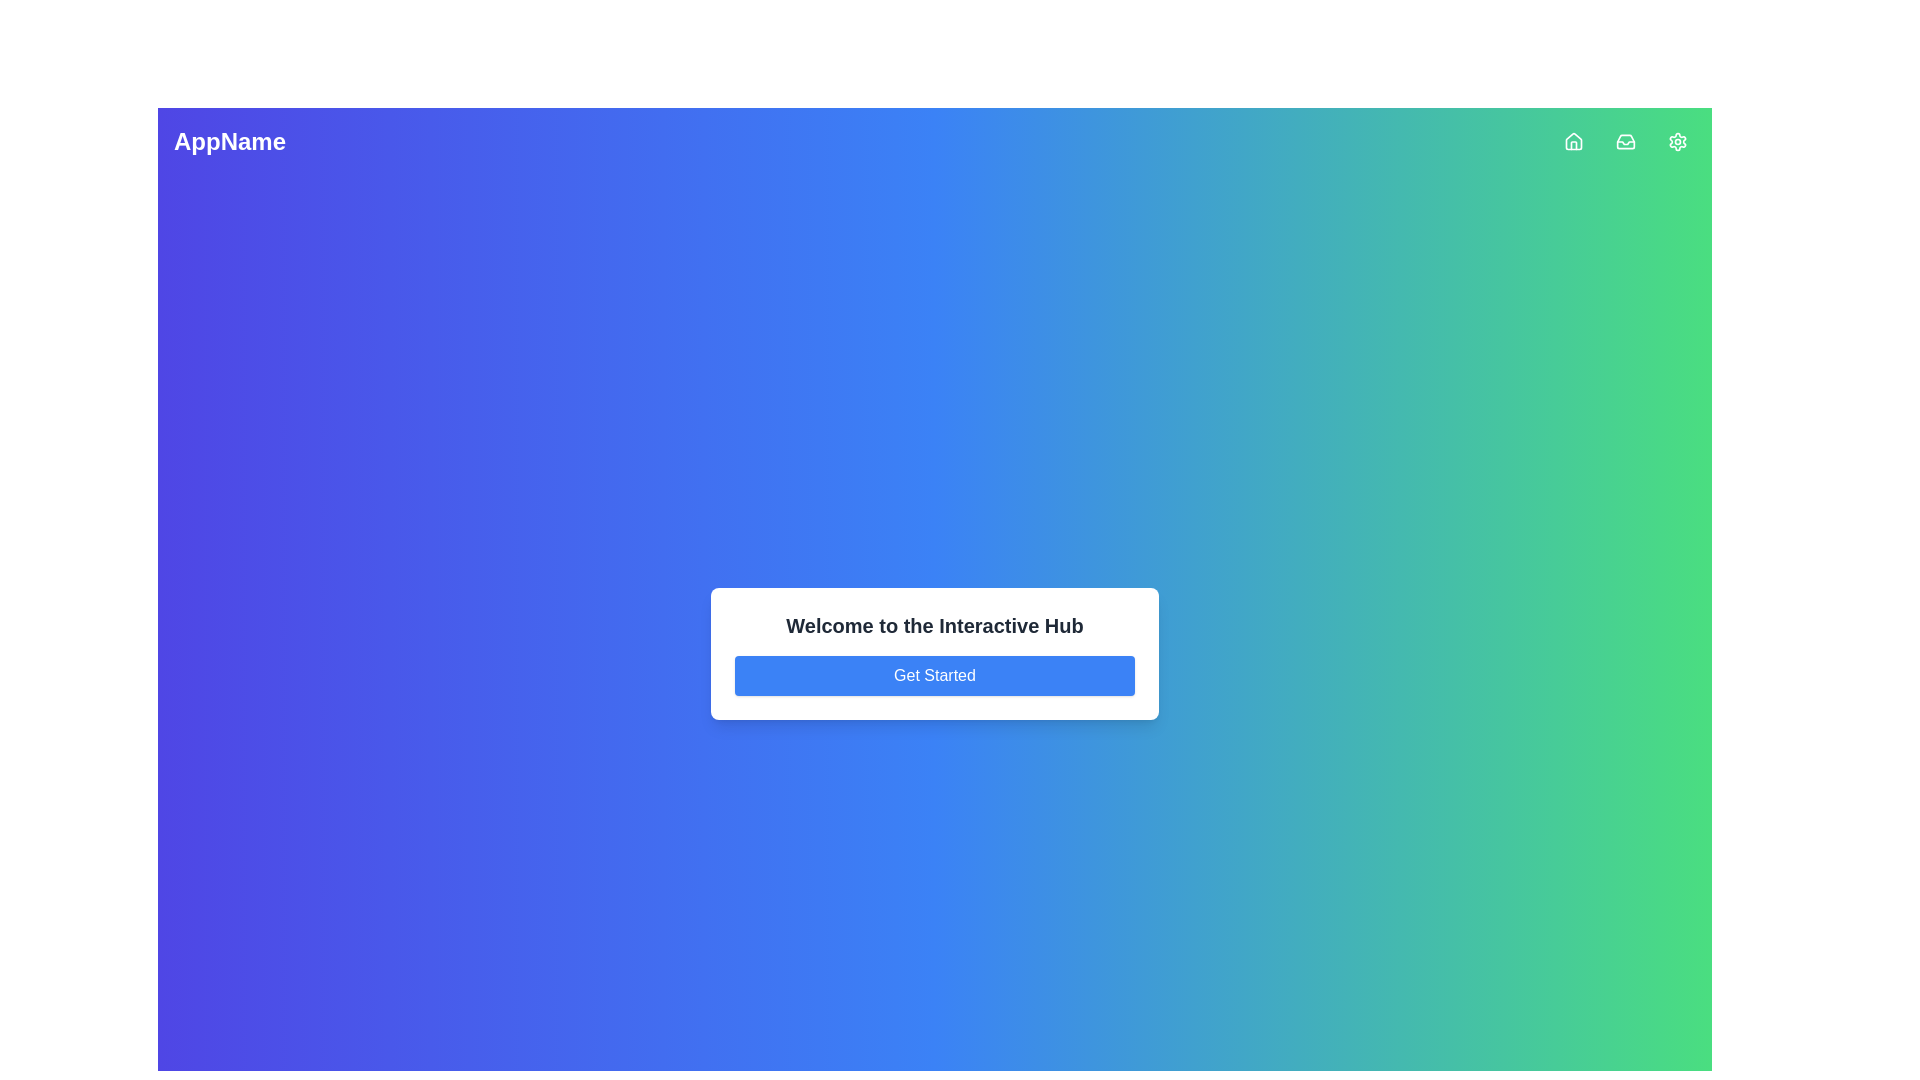 This screenshot has height=1080, width=1920. I want to click on the heading text label at the top of the card, which provides a welcome message to users, so click(934, 624).